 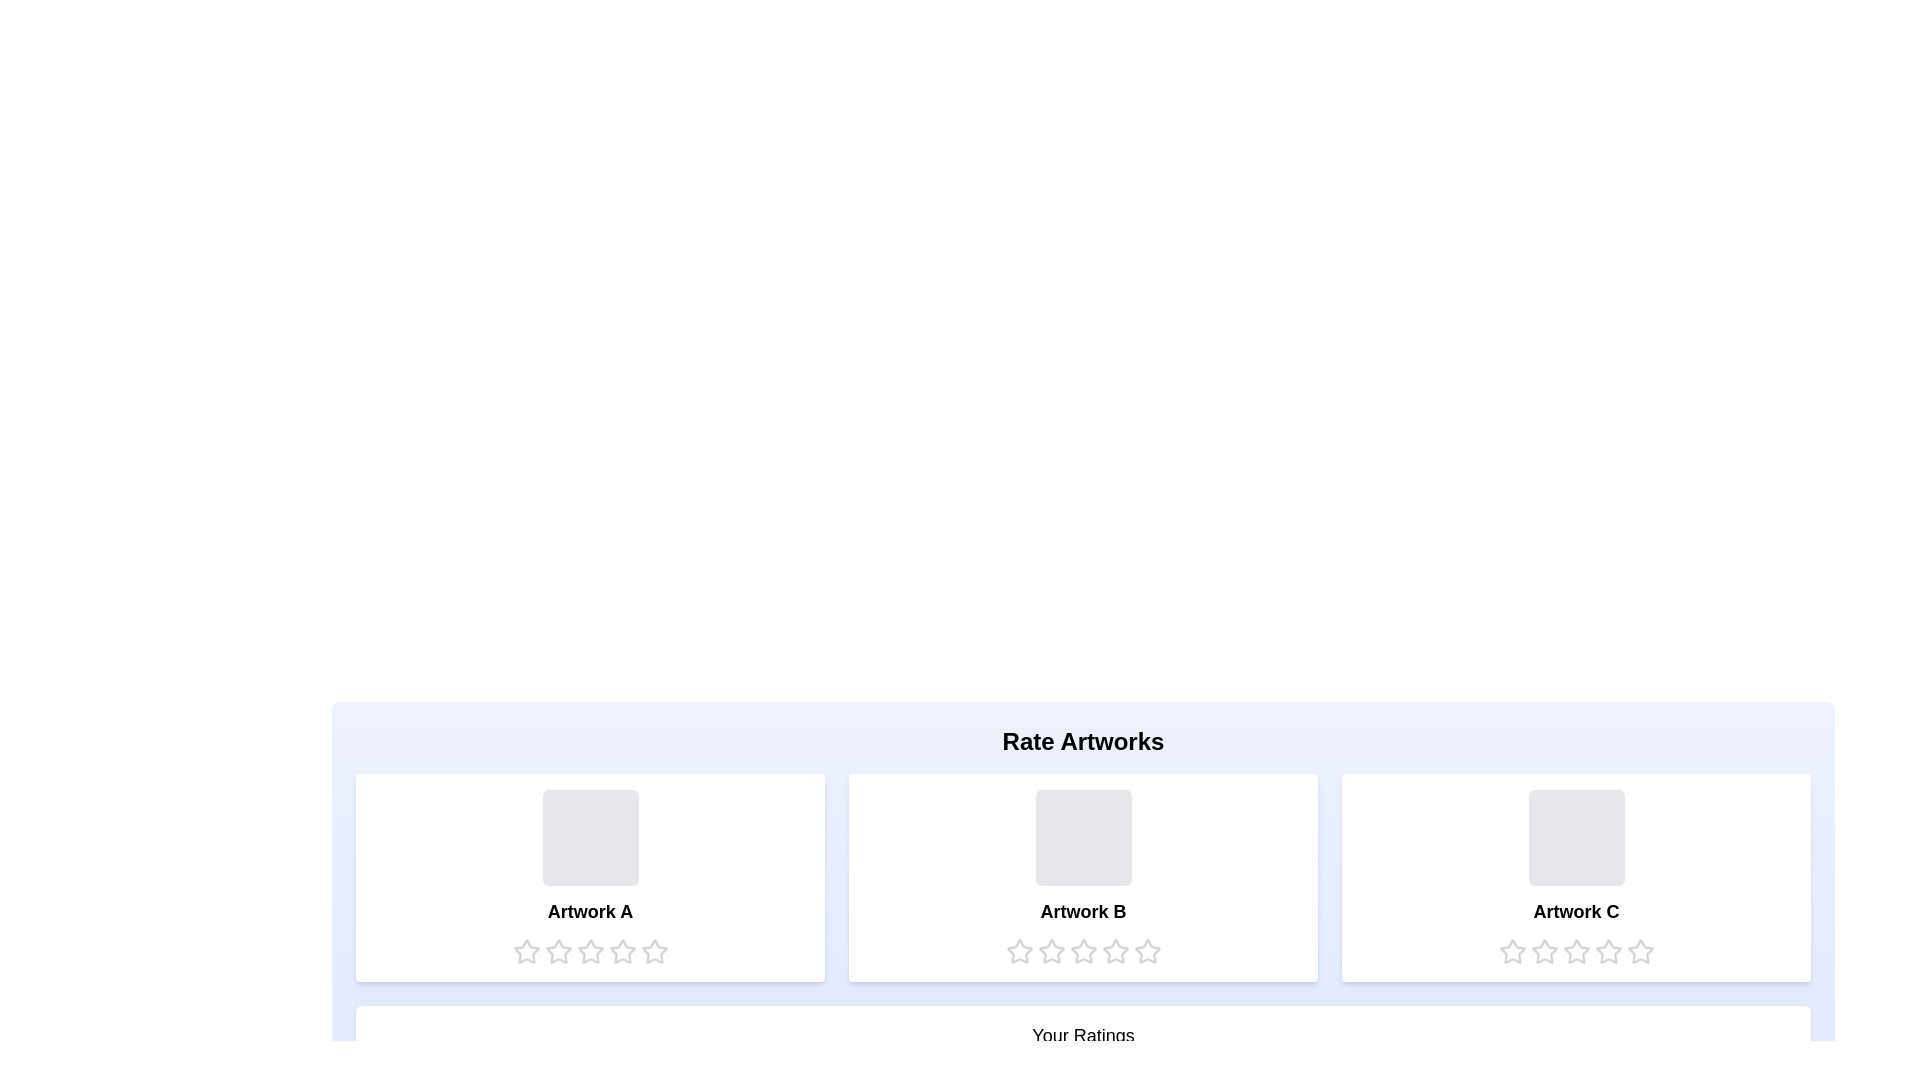 What do you see at coordinates (558, 951) in the screenshot?
I see `the star corresponding to the rating 2 for the artwork Artwork A` at bounding box center [558, 951].